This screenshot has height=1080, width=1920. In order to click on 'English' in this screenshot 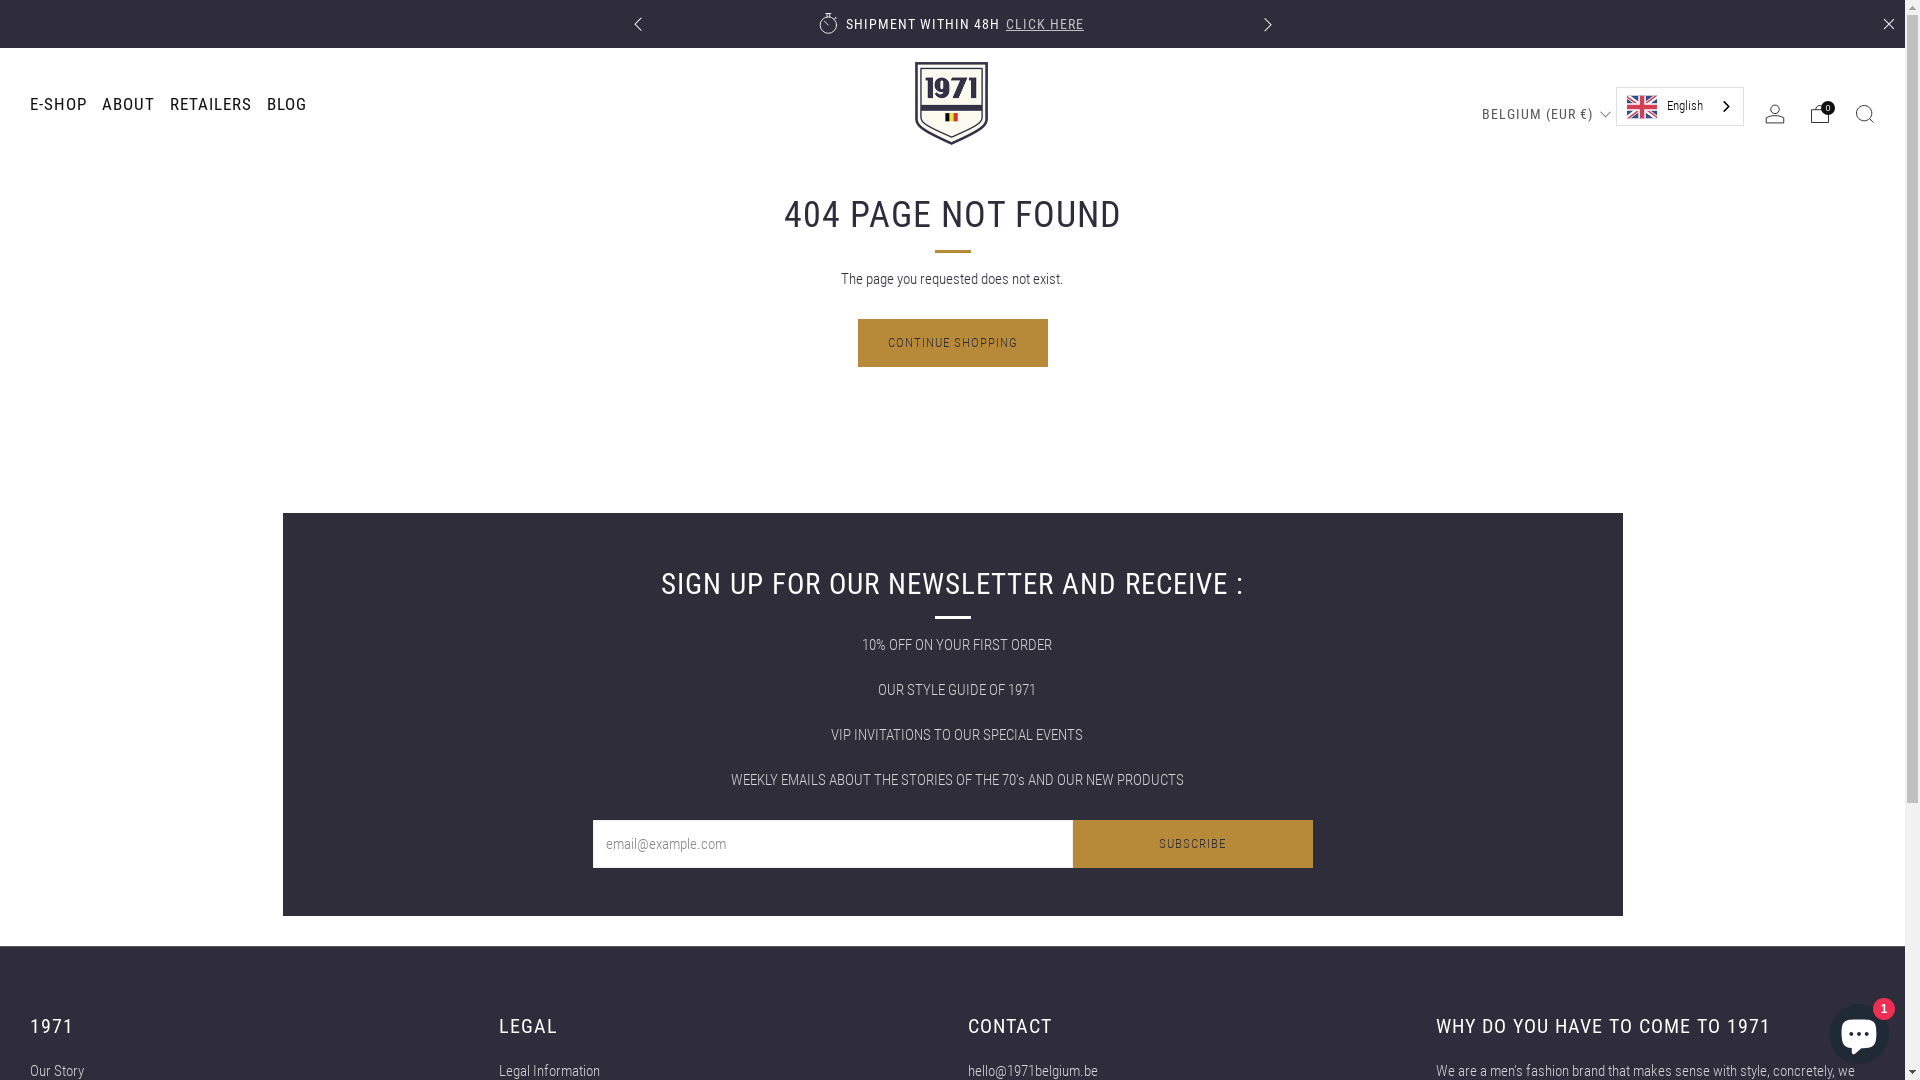, I will do `click(1680, 106)`.